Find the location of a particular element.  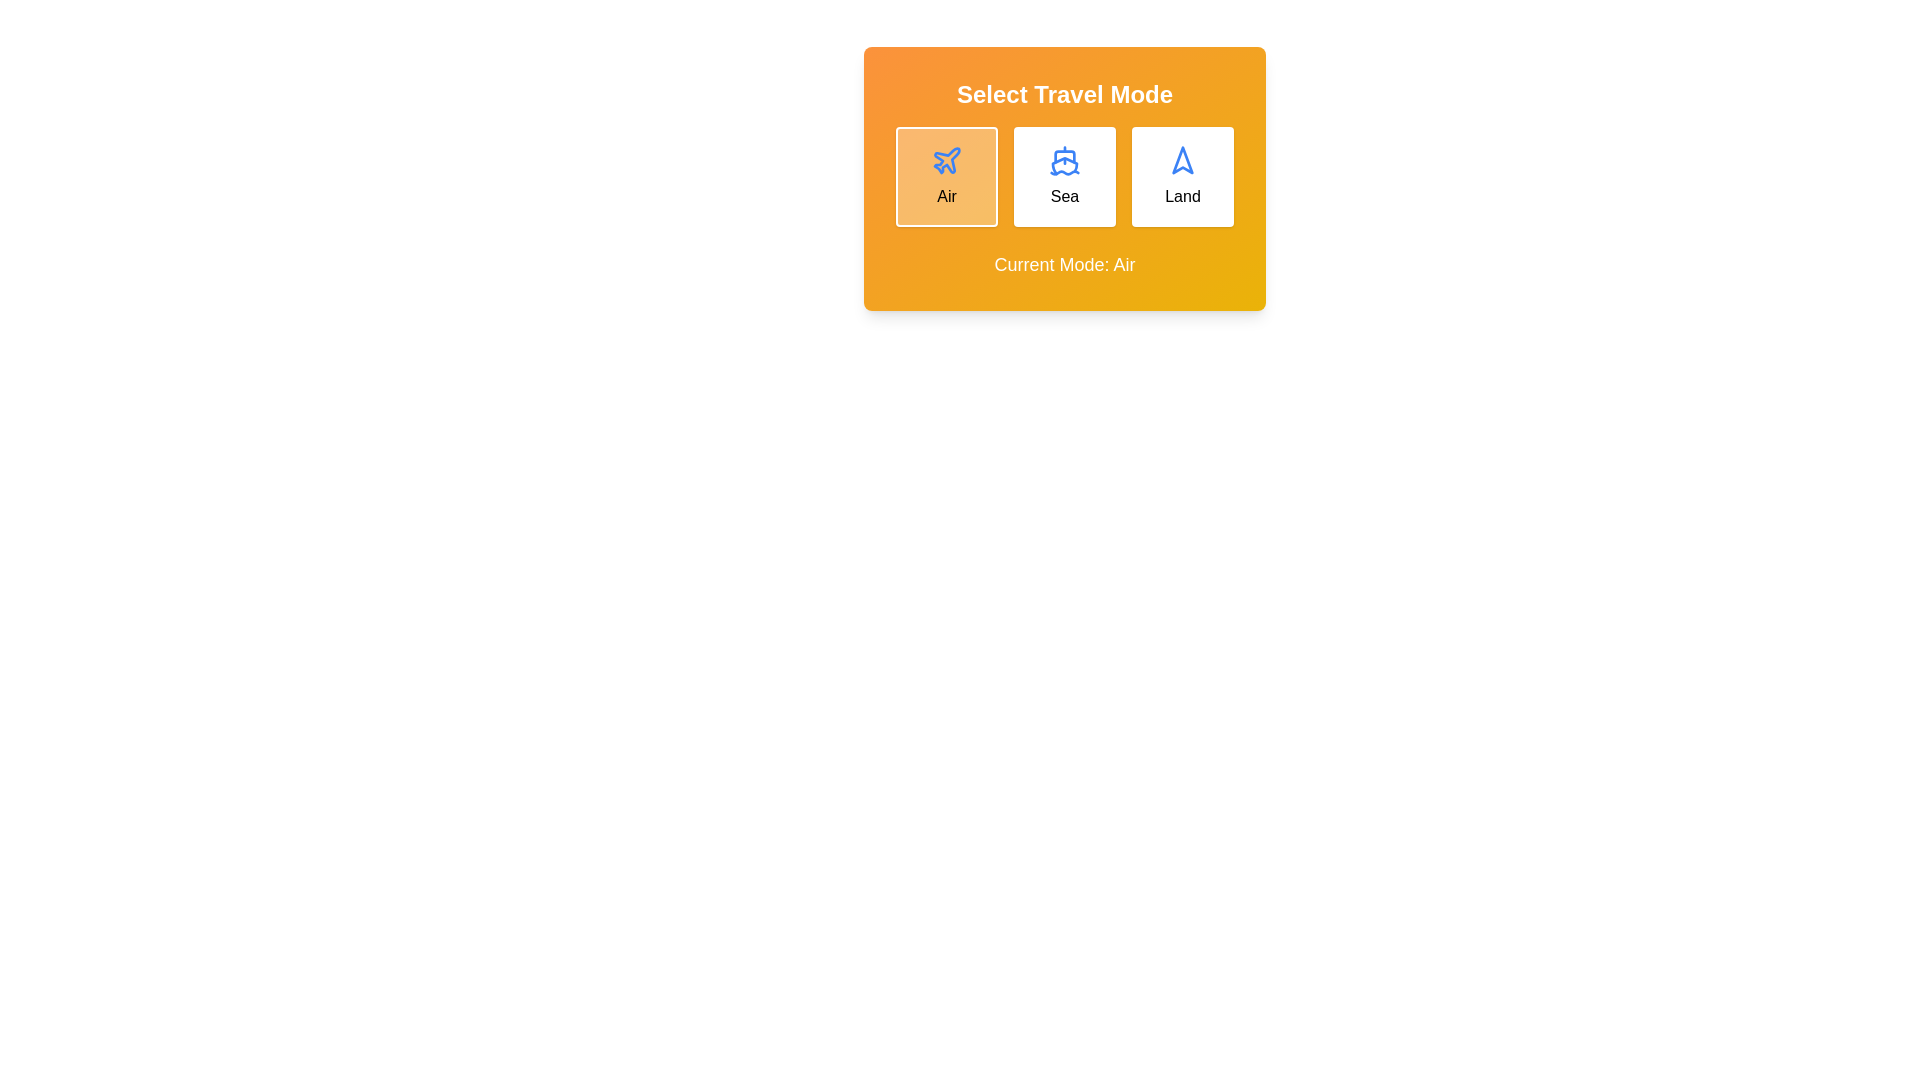

the 'Current Mode' text to select it for copying is located at coordinates (1064, 264).